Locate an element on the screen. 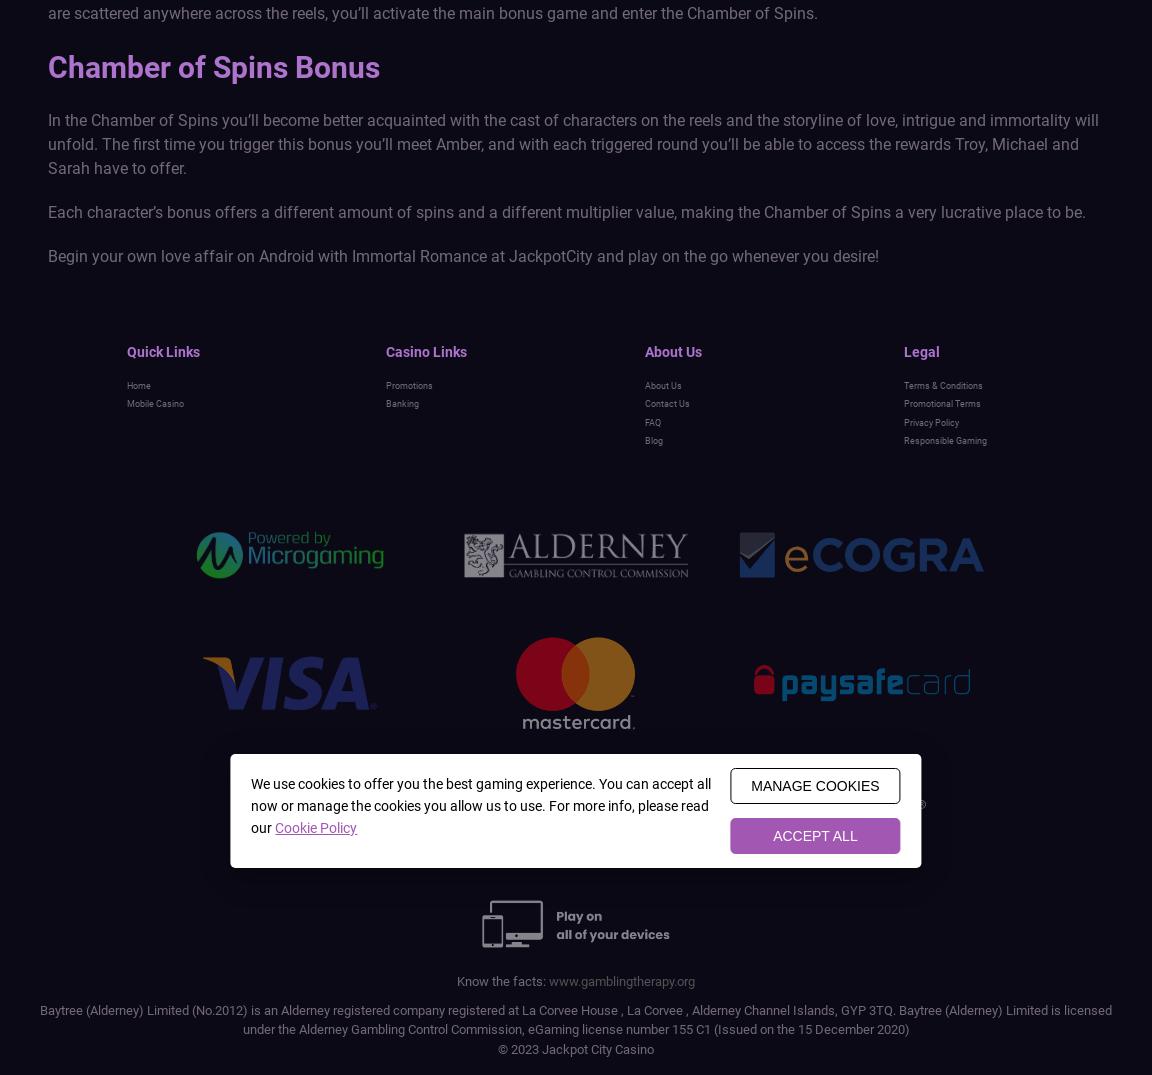  '© 2023 Jackpot City Casino' is located at coordinates (576, 1048).